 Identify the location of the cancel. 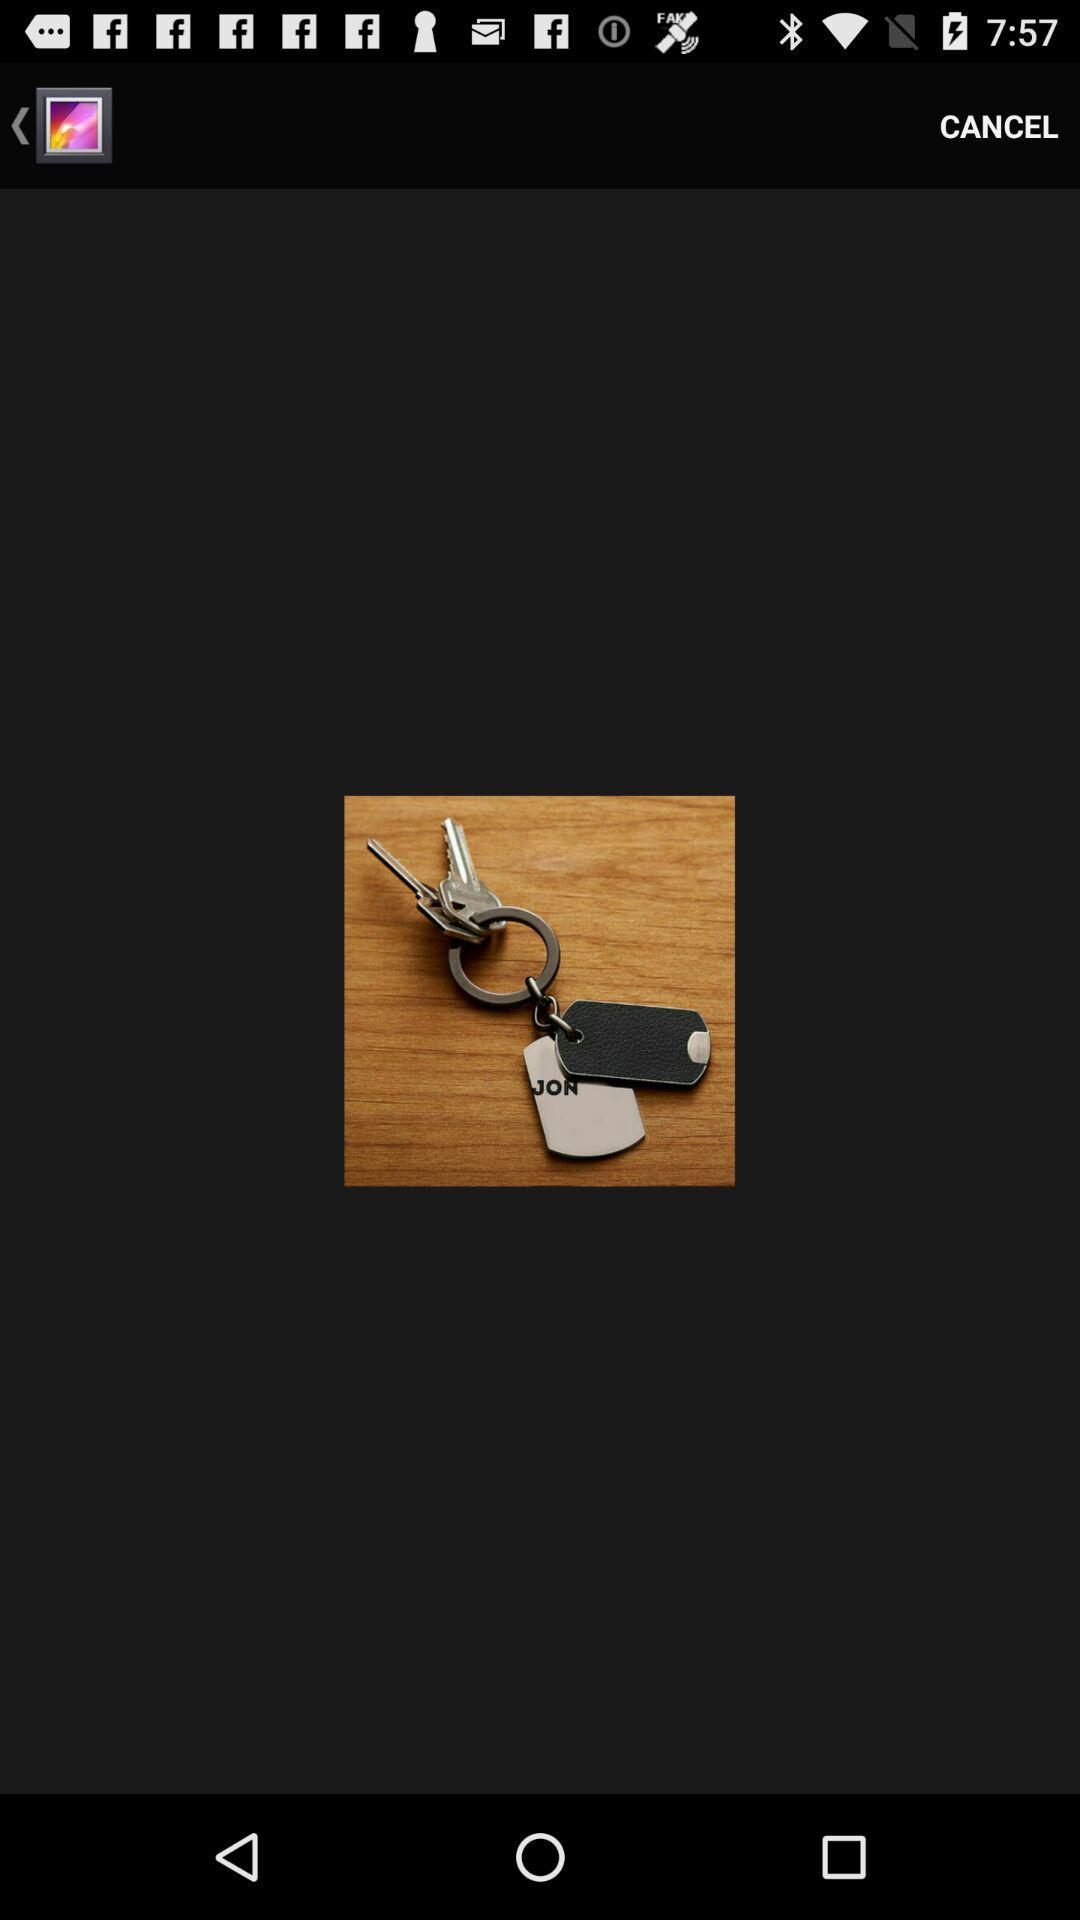
(999, 124).